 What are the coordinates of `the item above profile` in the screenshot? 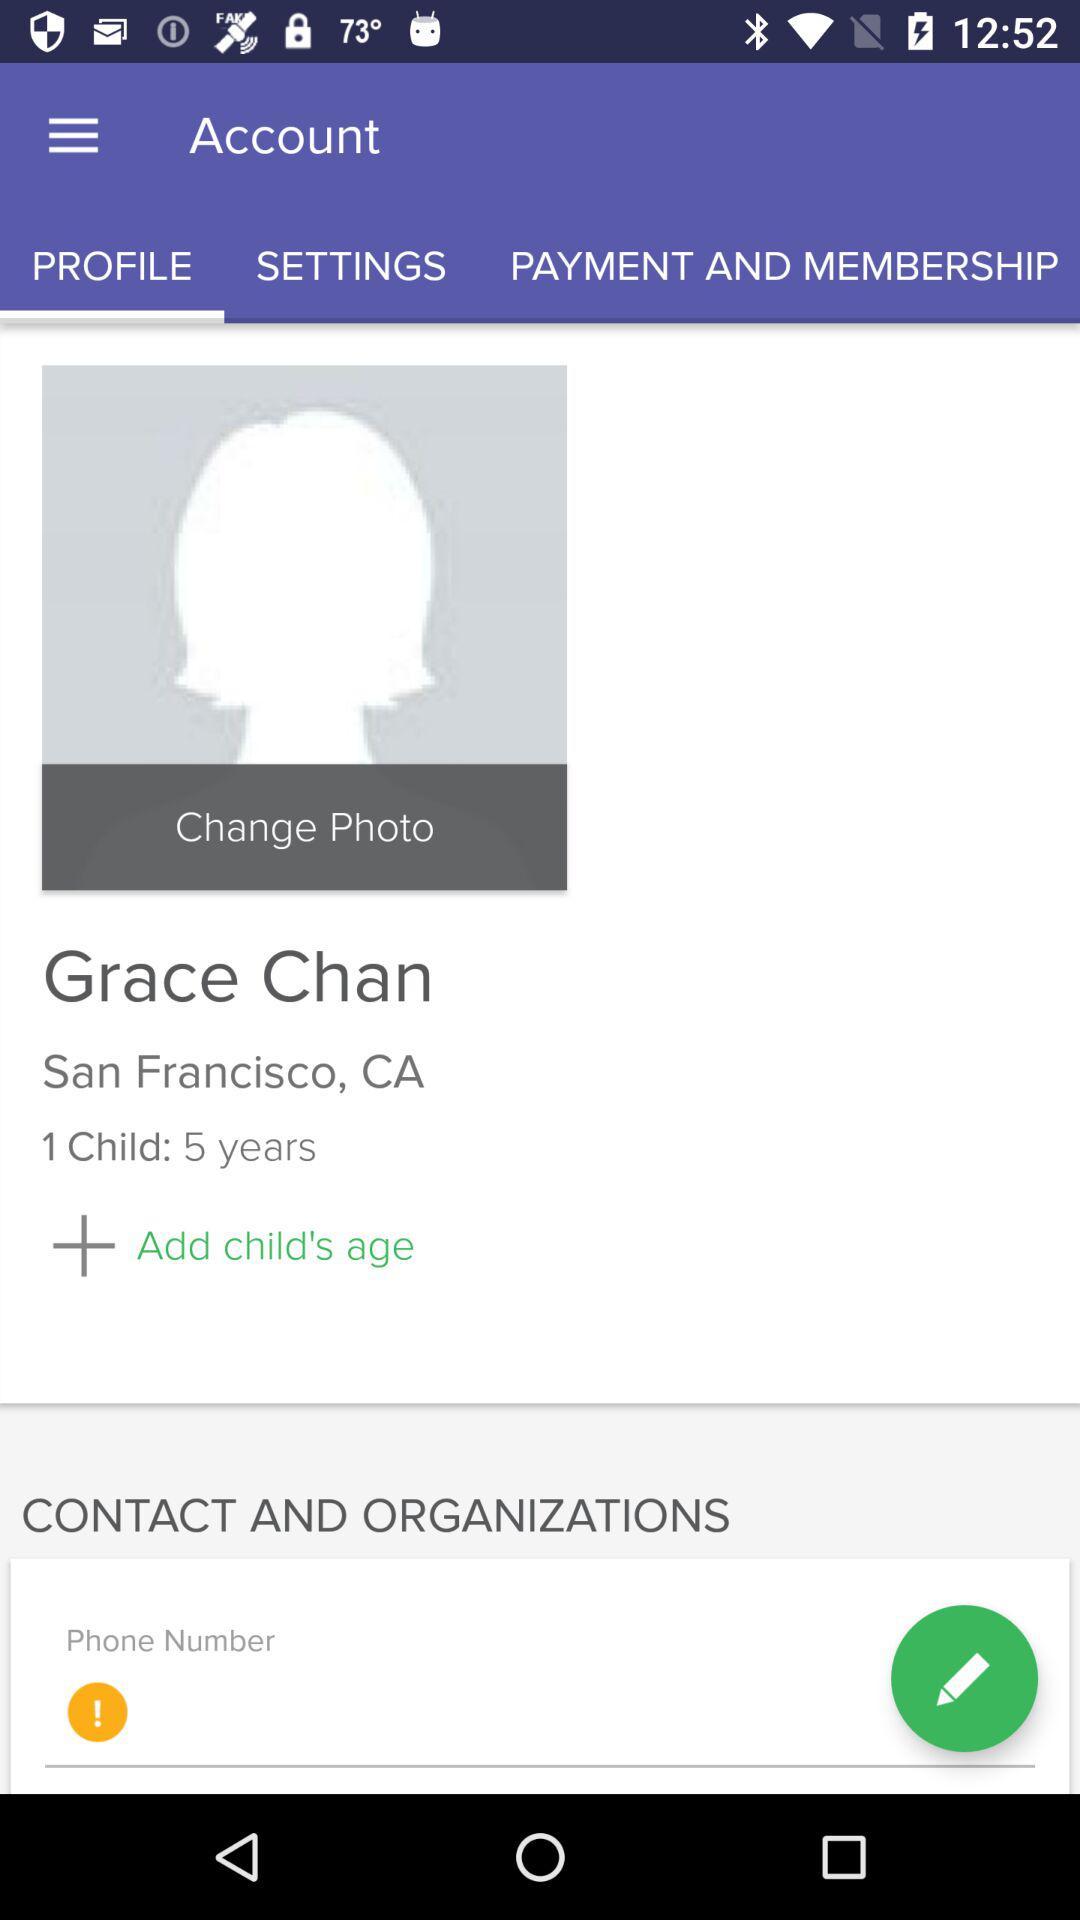 It's located at (72, 135).